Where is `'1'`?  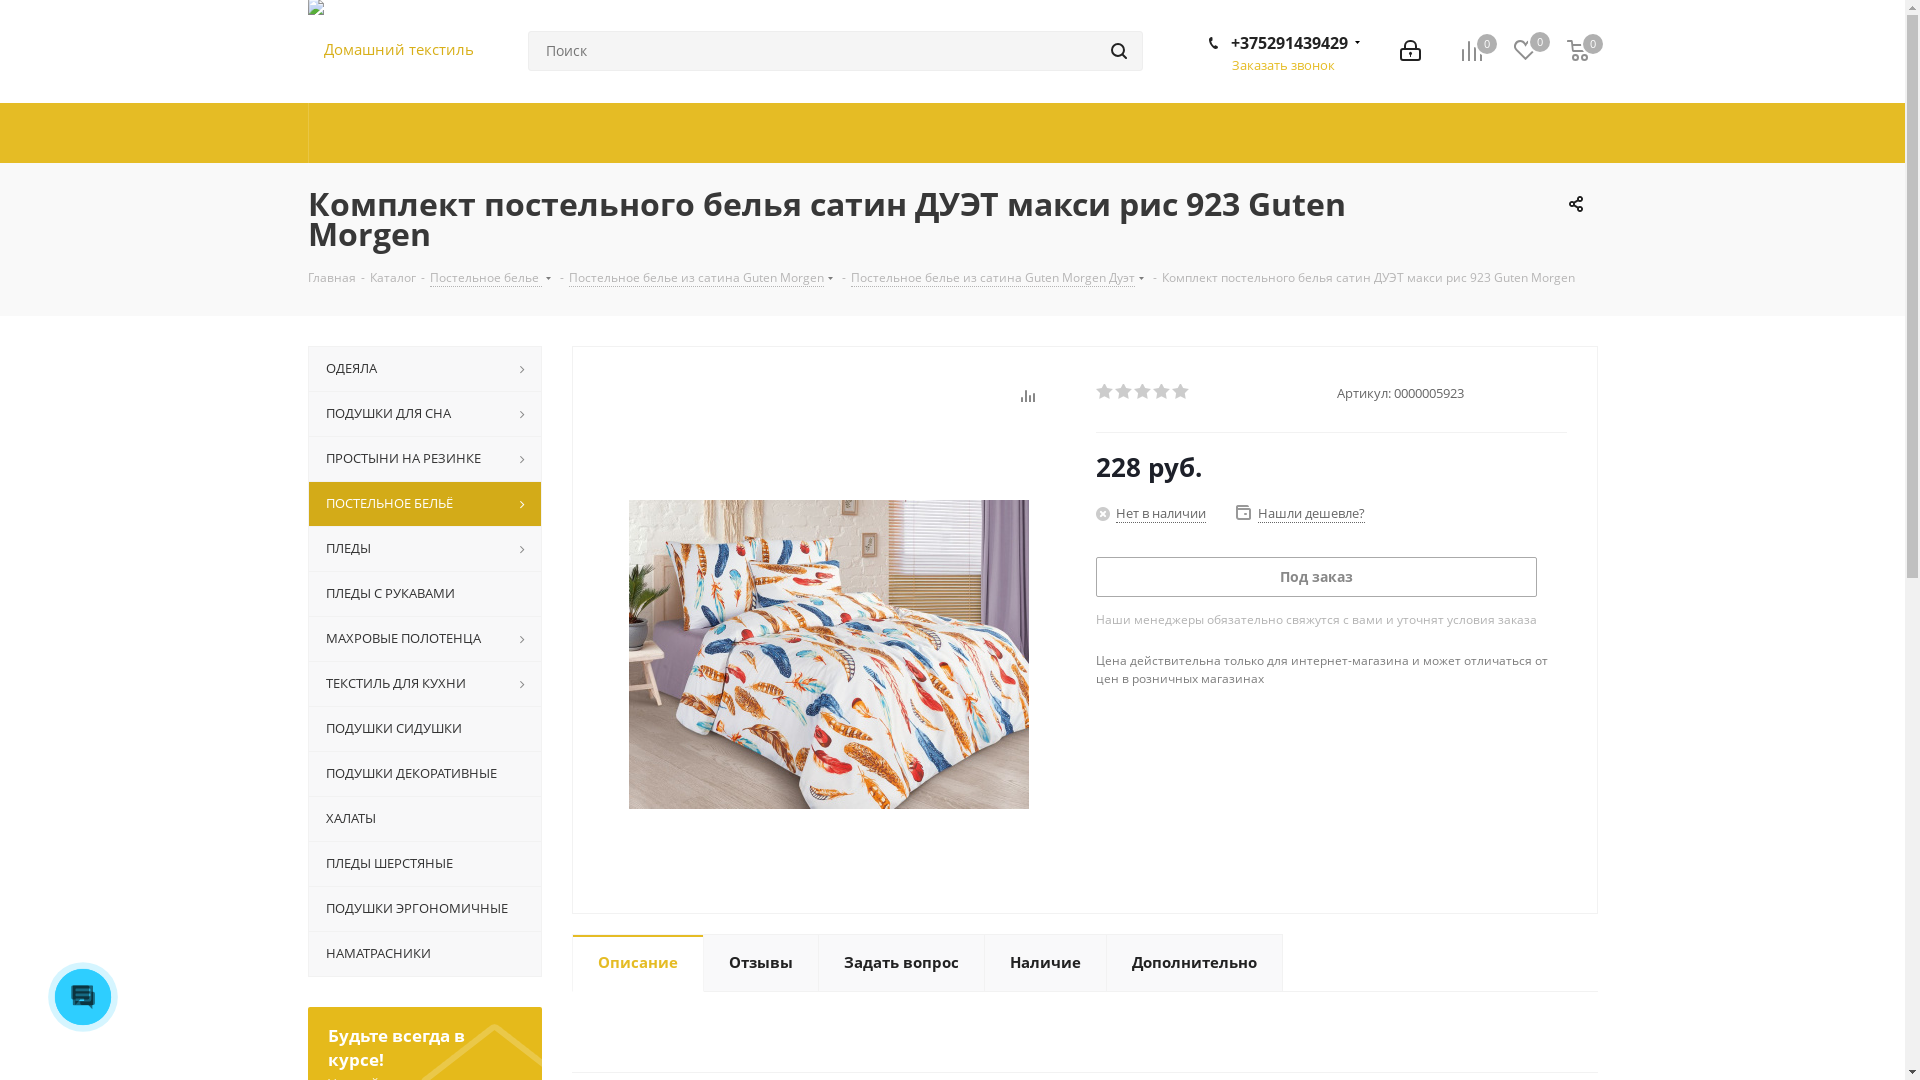
'1' is located at coordinates (1104, 392).